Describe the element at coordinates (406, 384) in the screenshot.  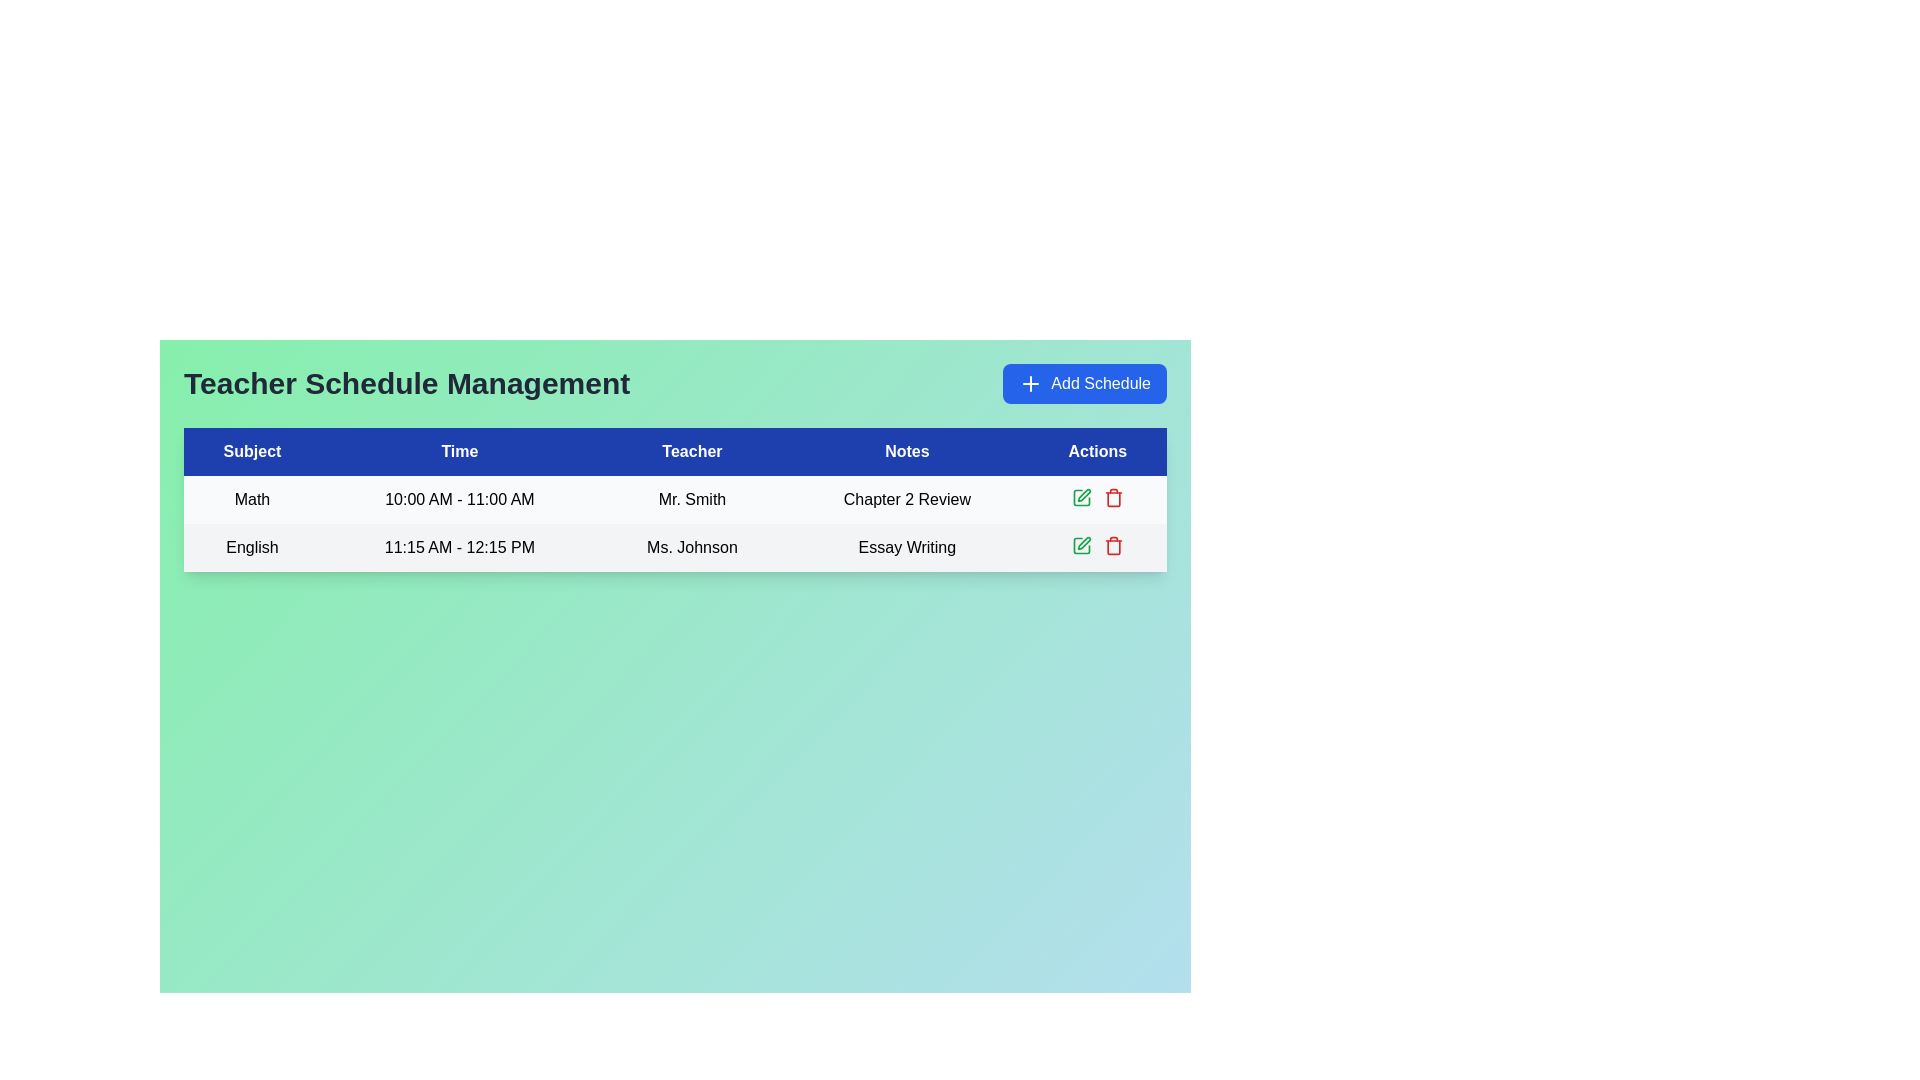
I see `the Text label or heading indicating teacher schedule management located at the top-left section of the interface` at that location.